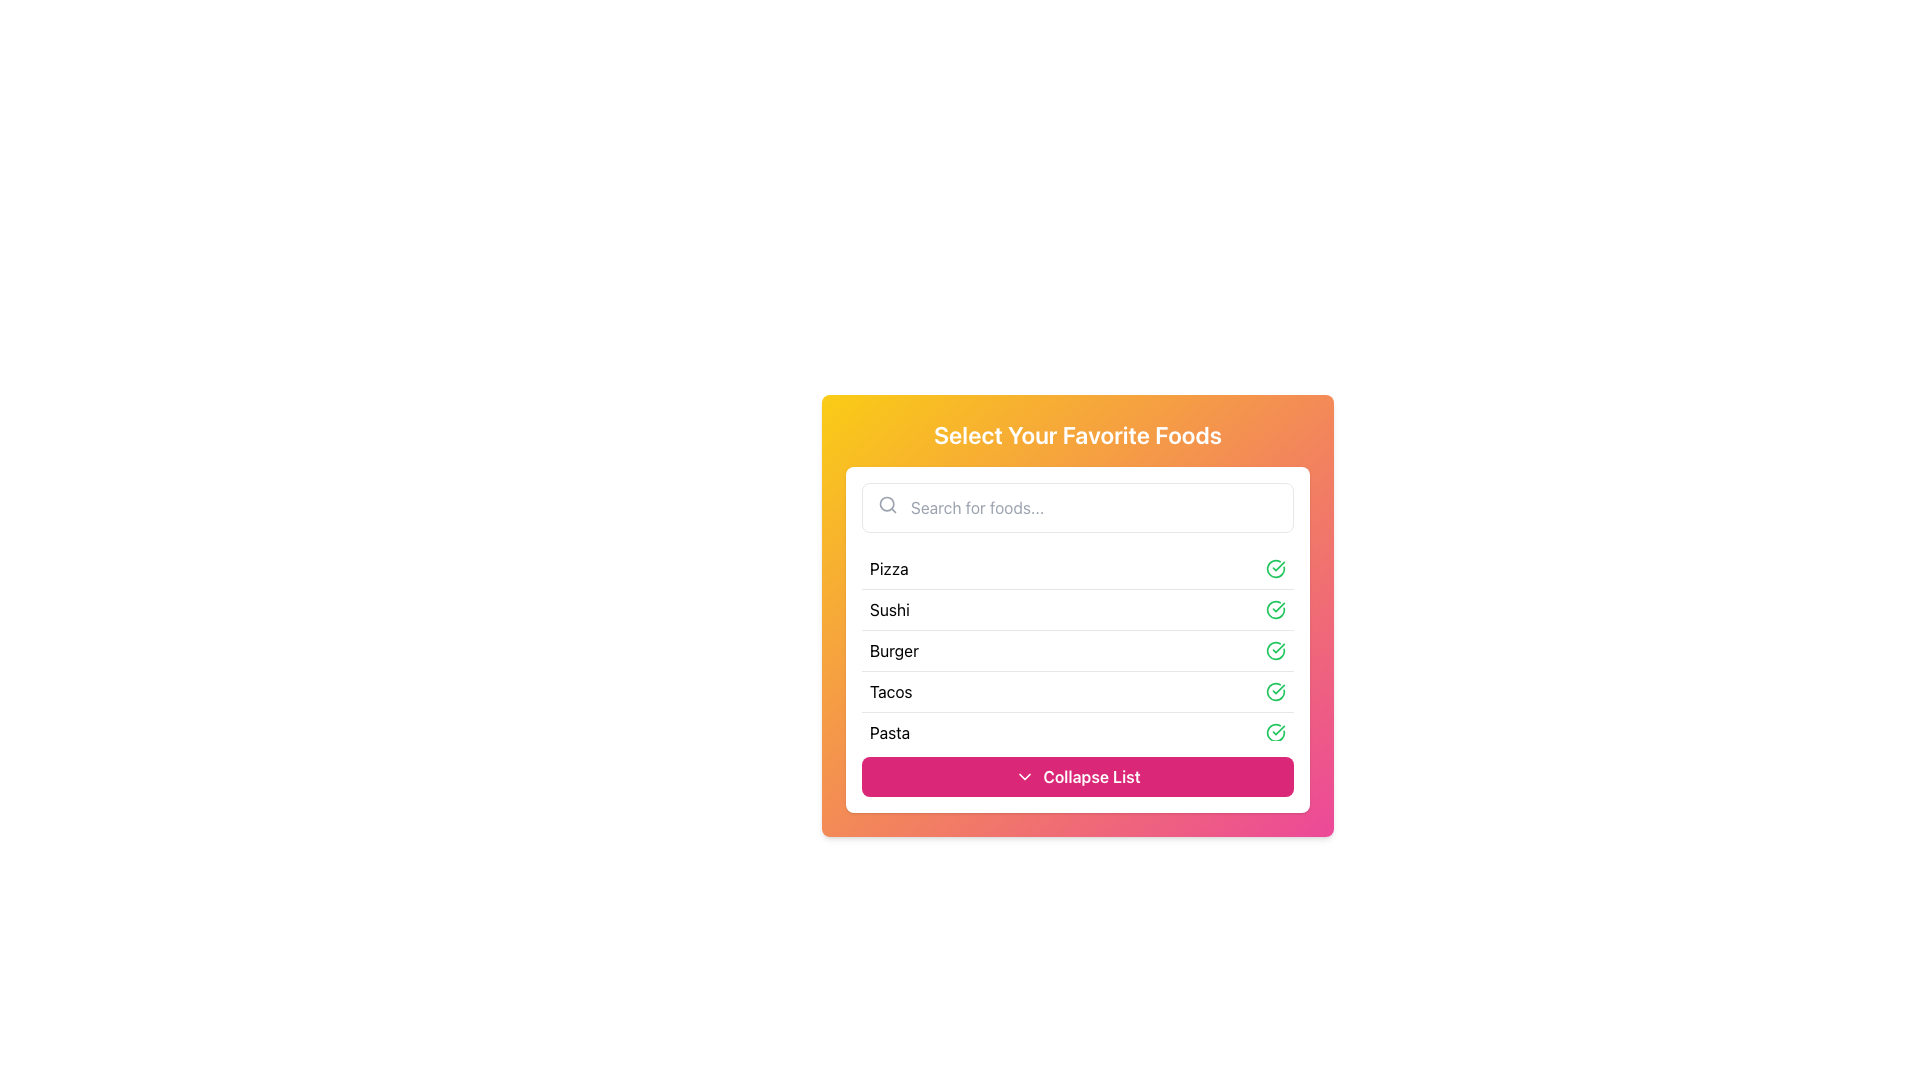 This screenshot has height=1080, width=1920. What do you see at coordinates (1090, 775) in the screenshot?
I see `the Text Label that indicates the action of collapsing a list, positioned to the right of a downward arrow icon at the bottom-center of the card panel` at bounding box center [1090, 775].